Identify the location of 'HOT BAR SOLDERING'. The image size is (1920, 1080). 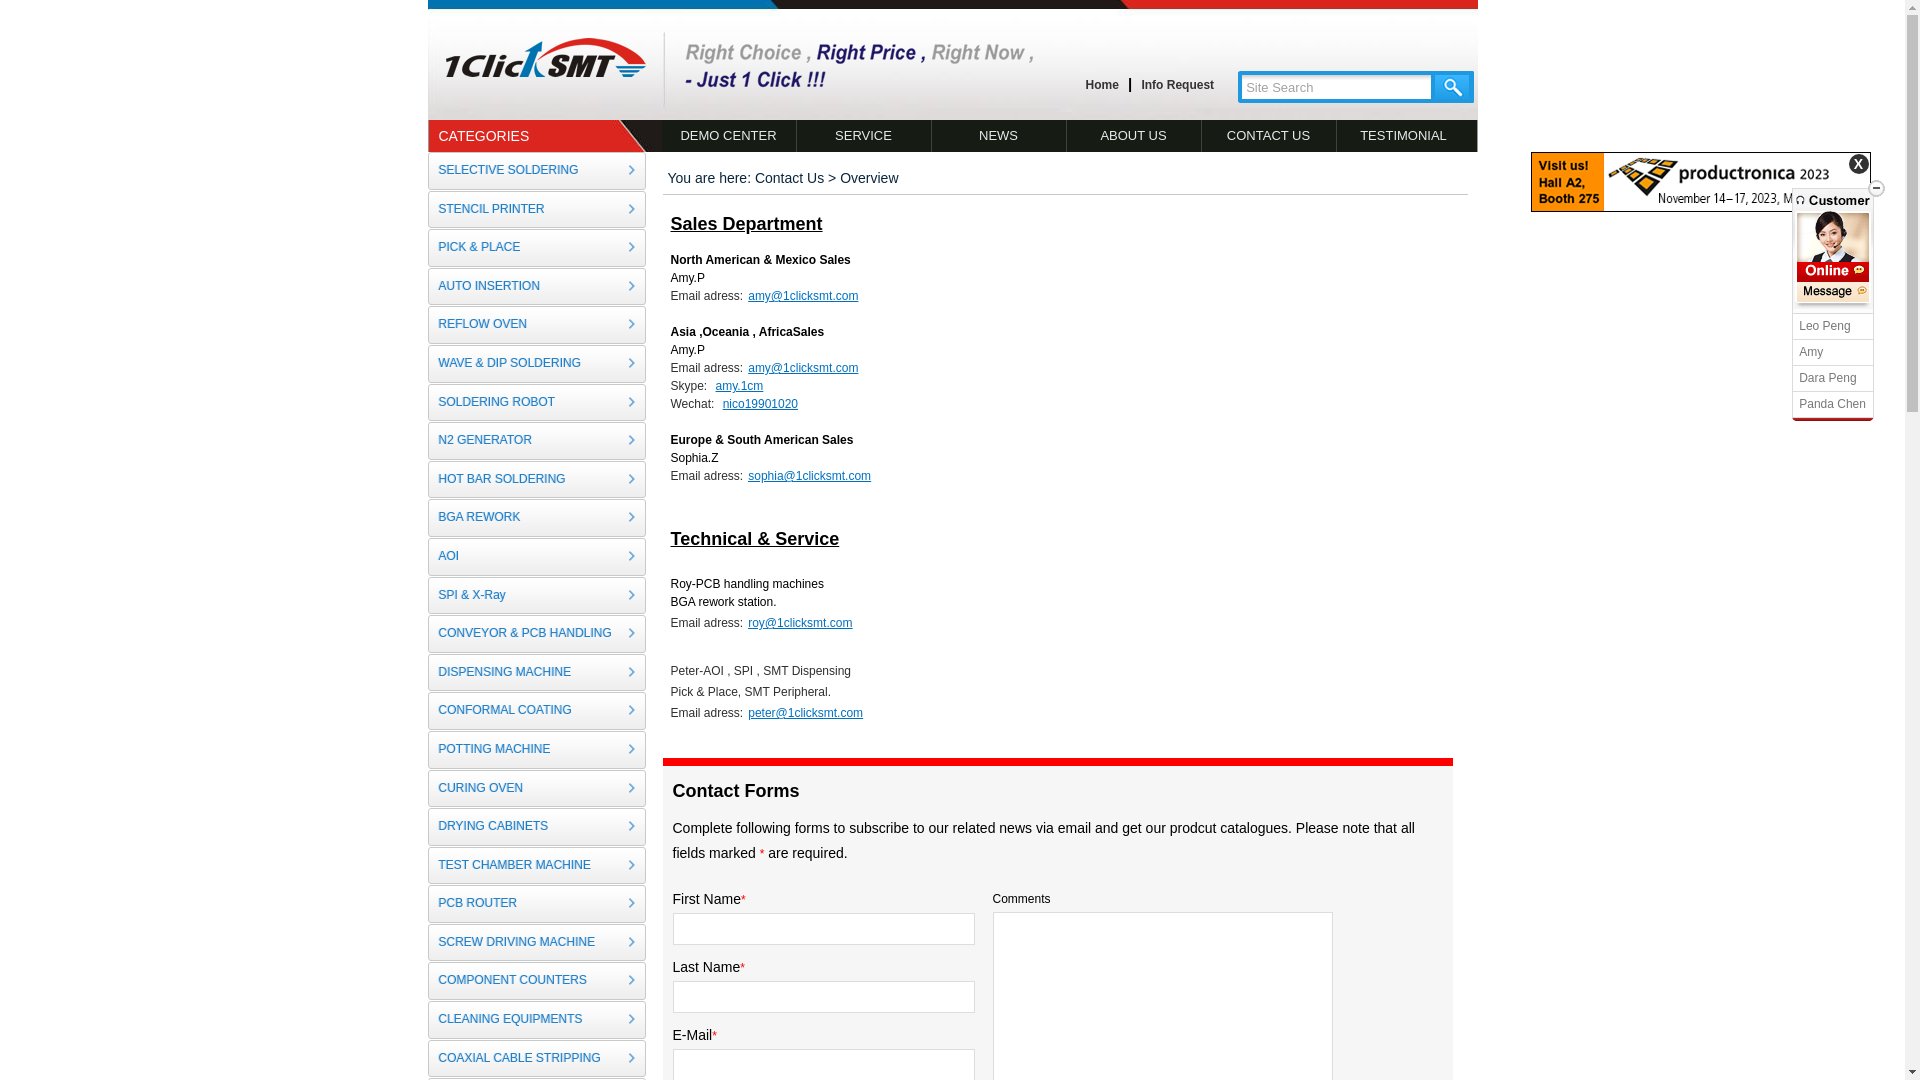
(537, 479).